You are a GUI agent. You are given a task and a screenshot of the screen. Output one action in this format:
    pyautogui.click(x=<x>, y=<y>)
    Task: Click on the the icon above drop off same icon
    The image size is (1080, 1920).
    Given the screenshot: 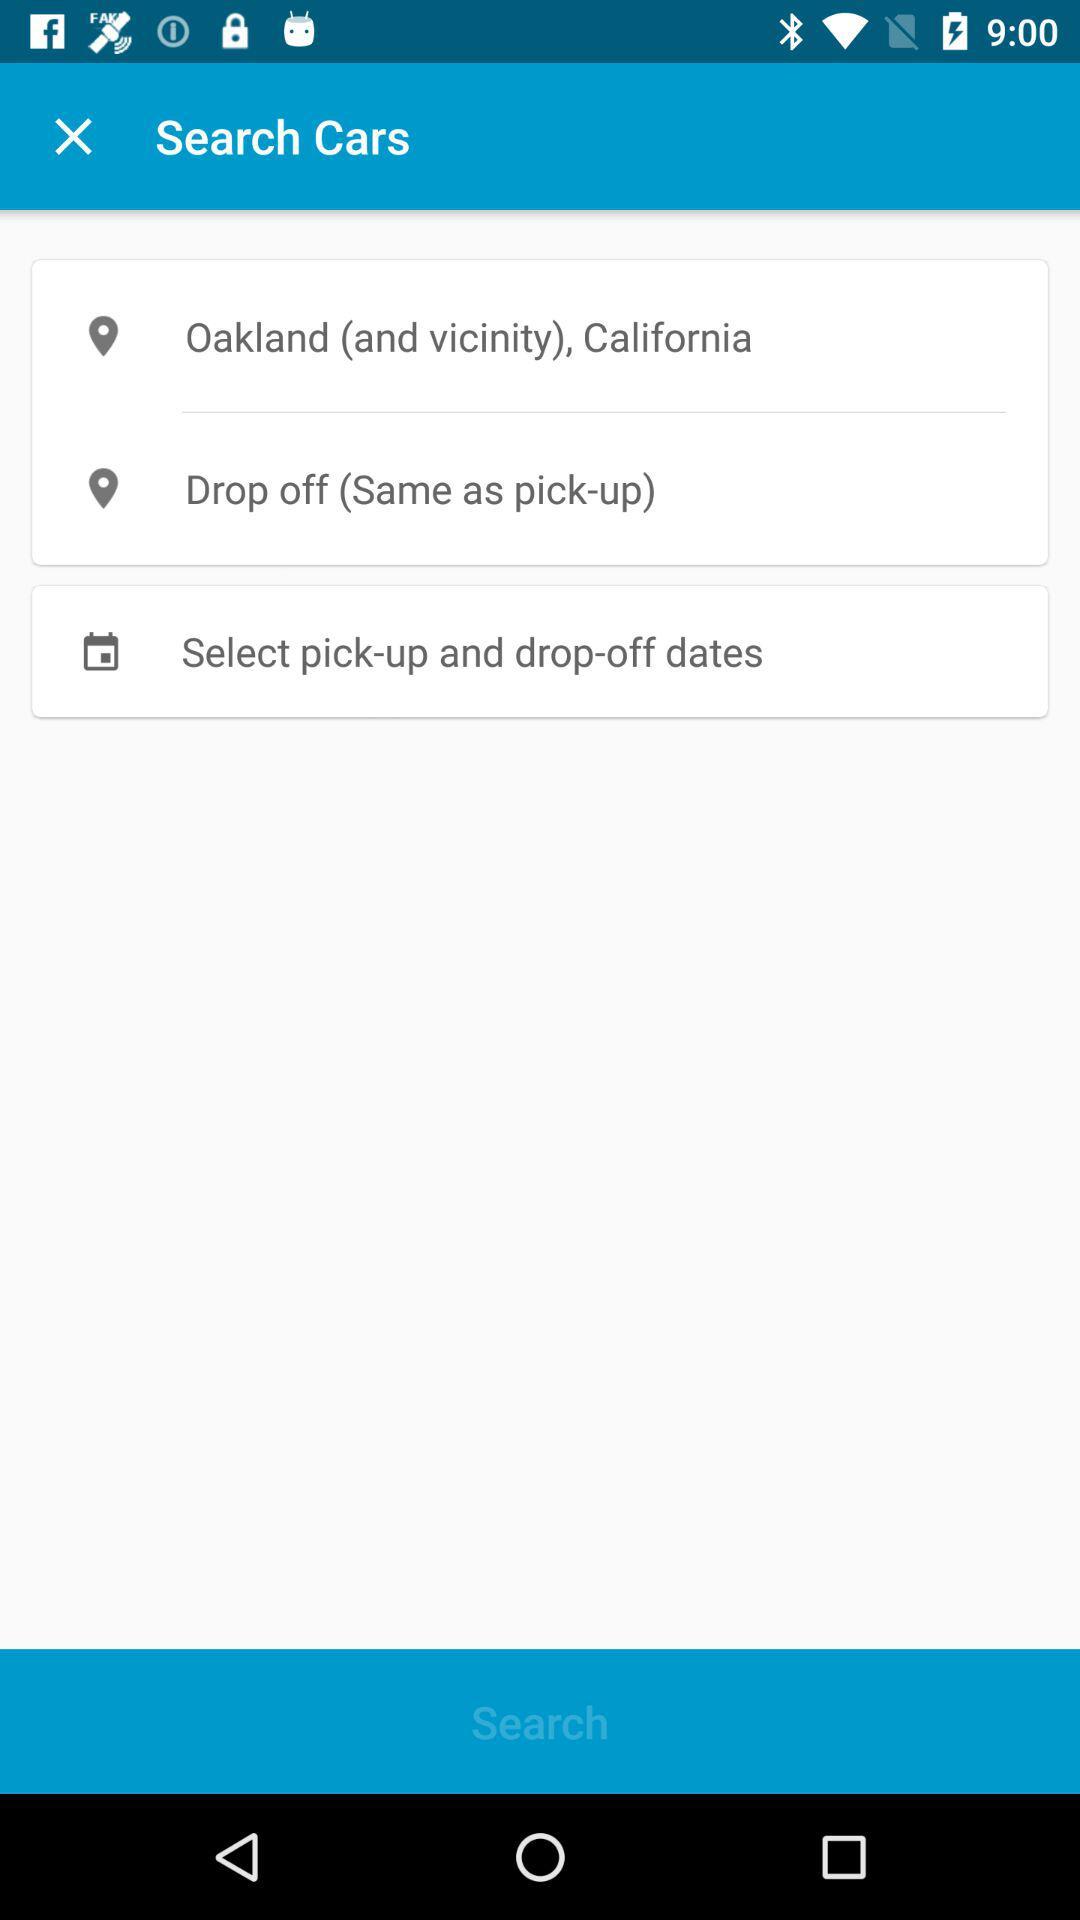 What is the action you would take?
    pyautogui.click(x=540, y=336)
    